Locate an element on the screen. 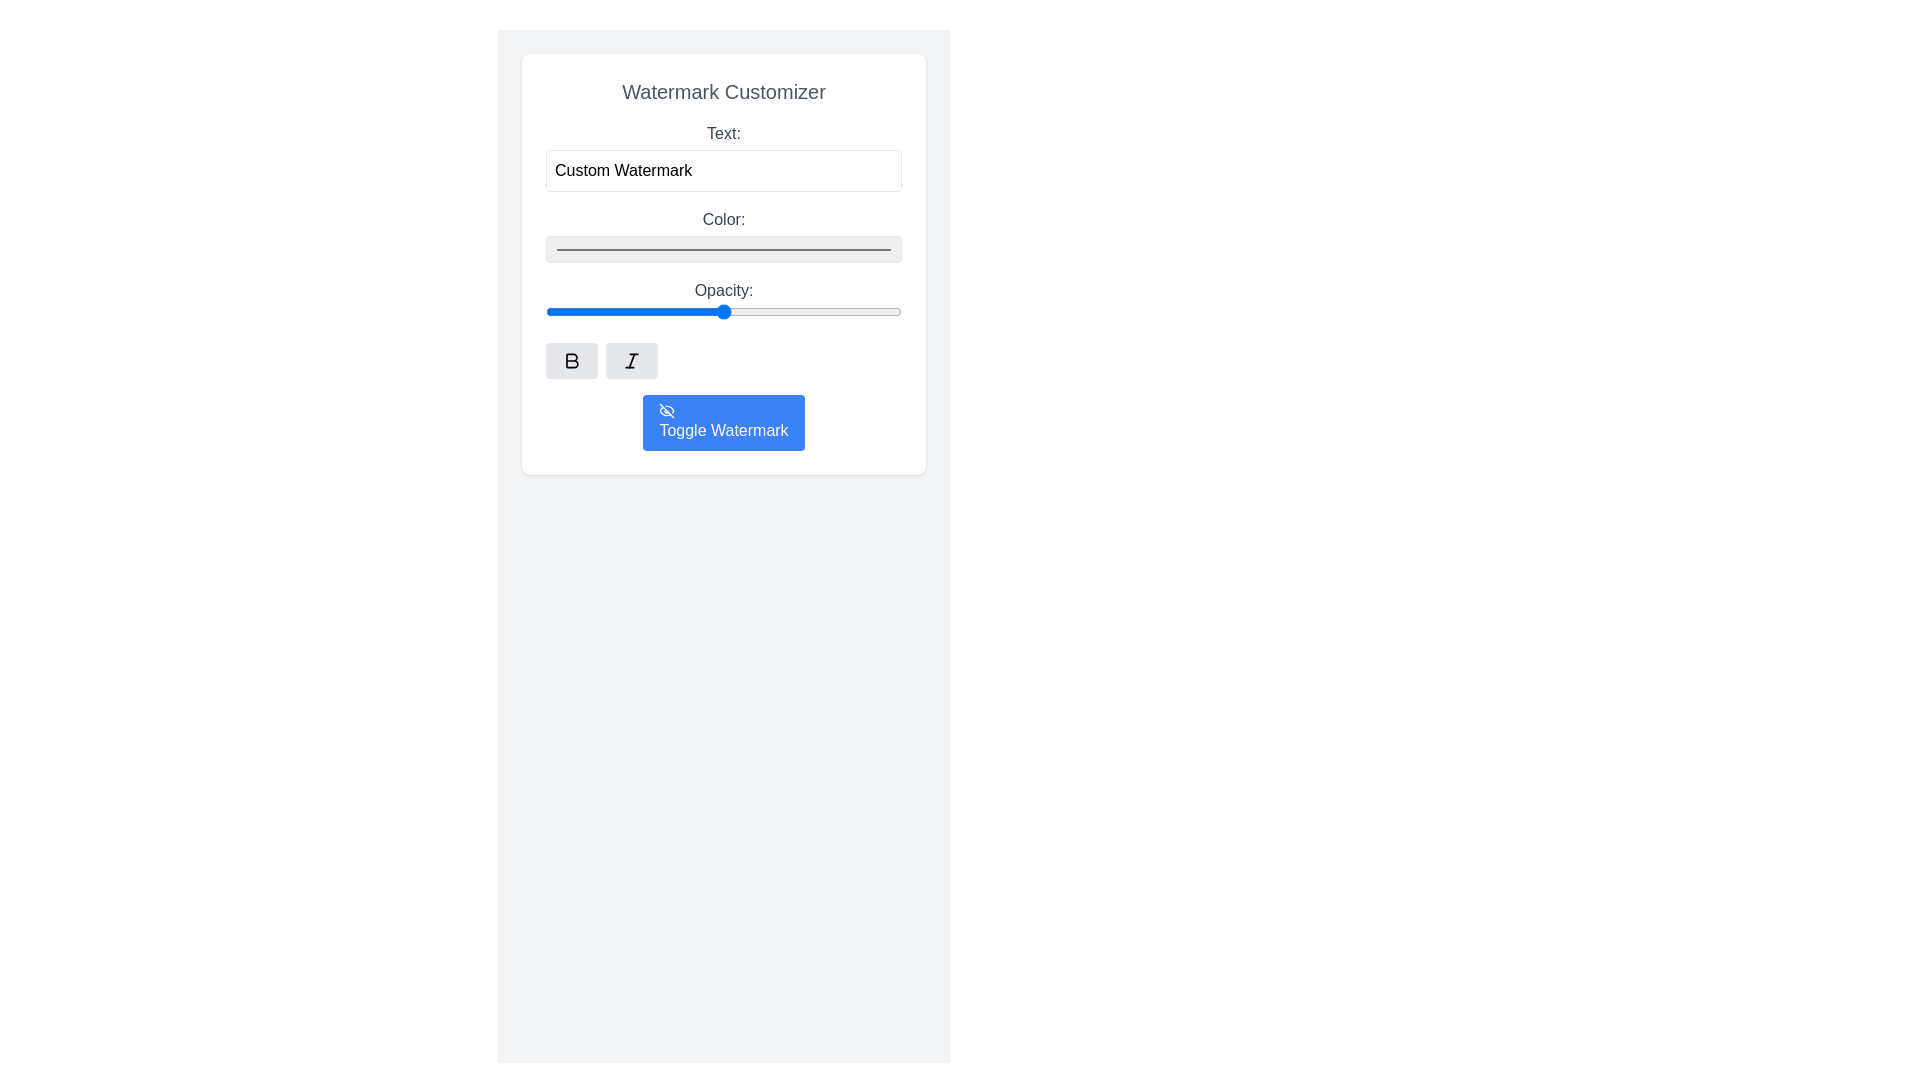  the Icon button located within the 'Toggle Watermark' button is located at coordinates (667, 410).